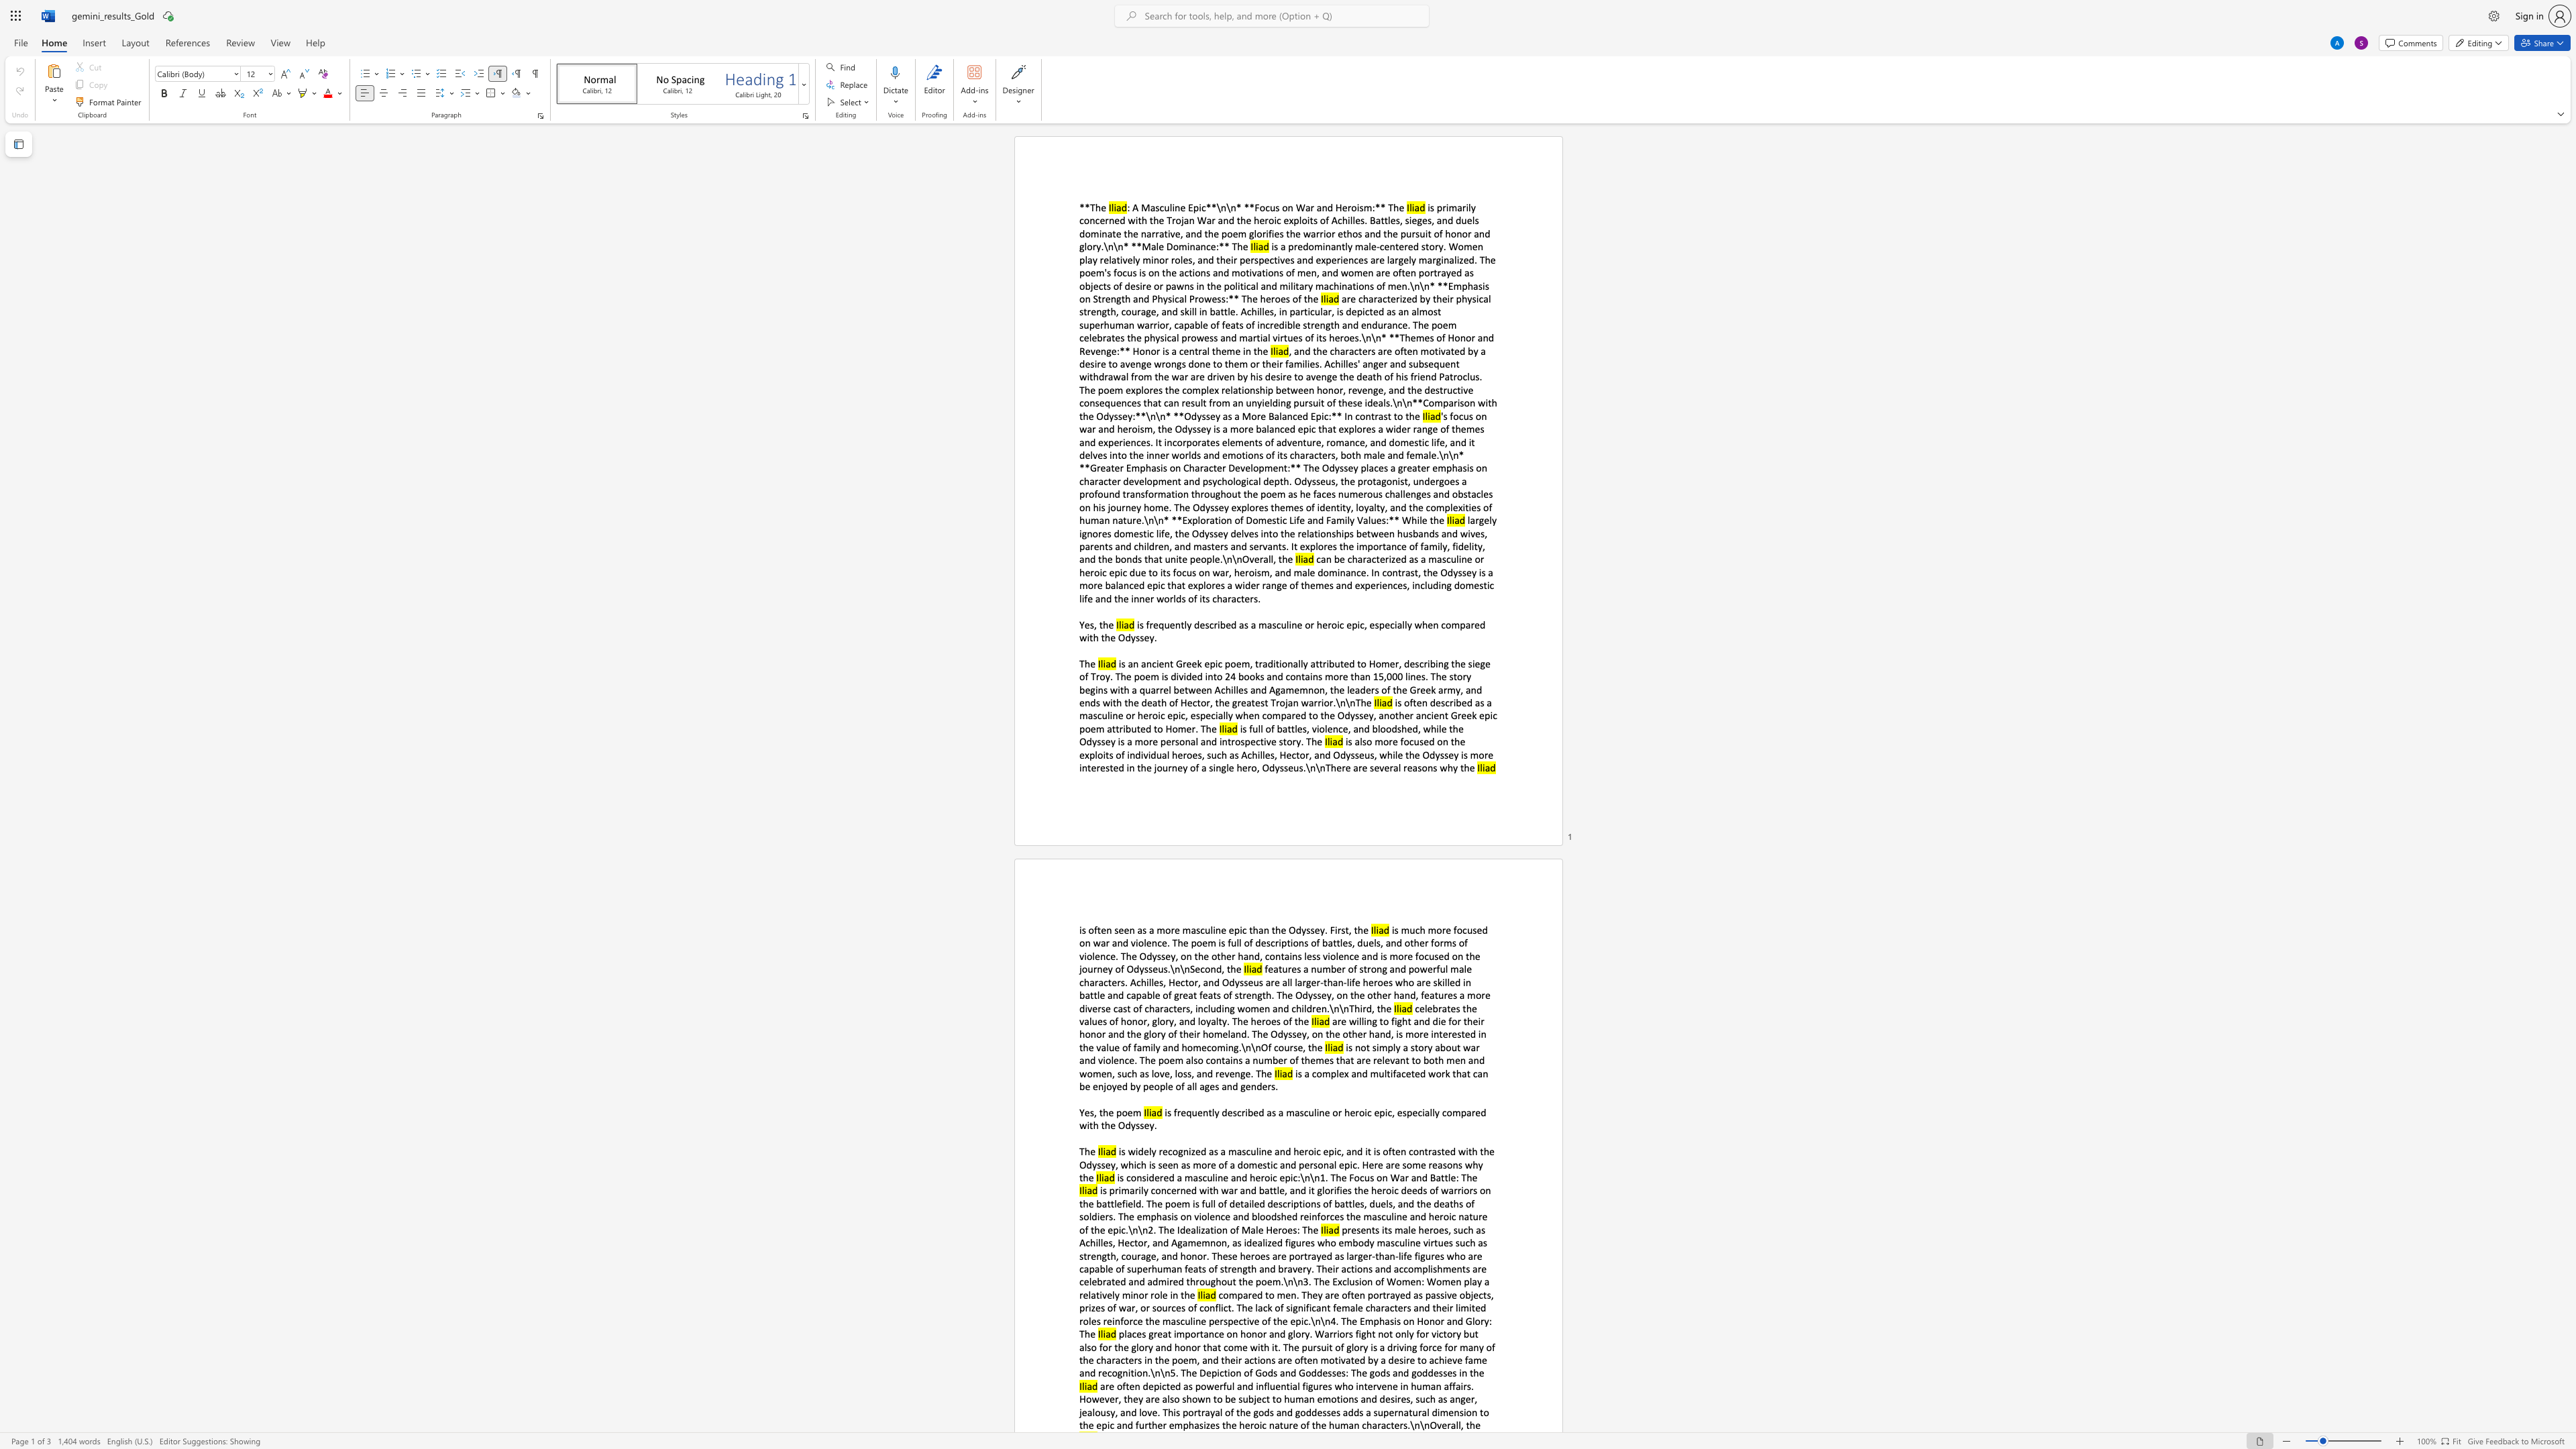  What do you see at coordinates (1319, 1177) in the screenshot?
I see `the subset text "1. The Focus on War and Battl" within the text "is considered a masculine and heroic epic:\n\n1. The Focus on War and Battle: The"` at bounding box center [1319, 1177].